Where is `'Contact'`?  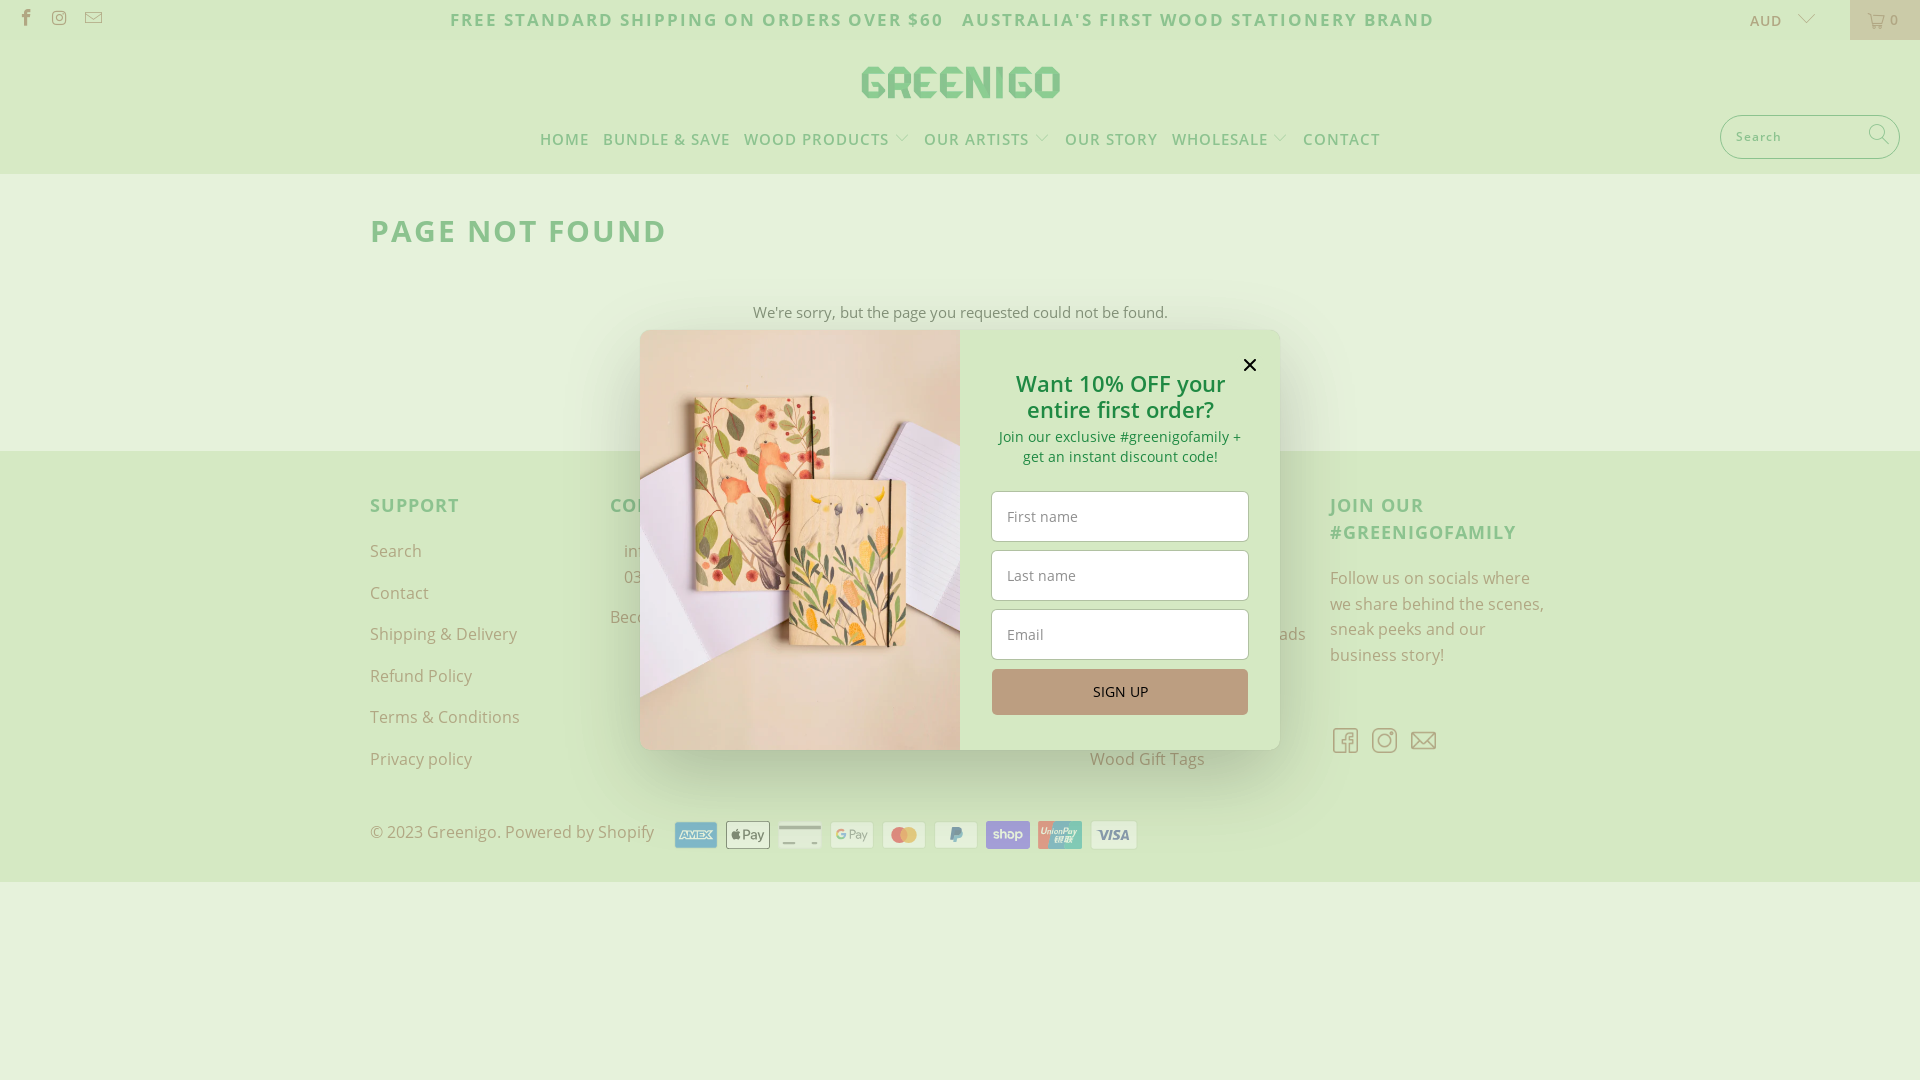 'Contact' is located at coordinates (399, 592).